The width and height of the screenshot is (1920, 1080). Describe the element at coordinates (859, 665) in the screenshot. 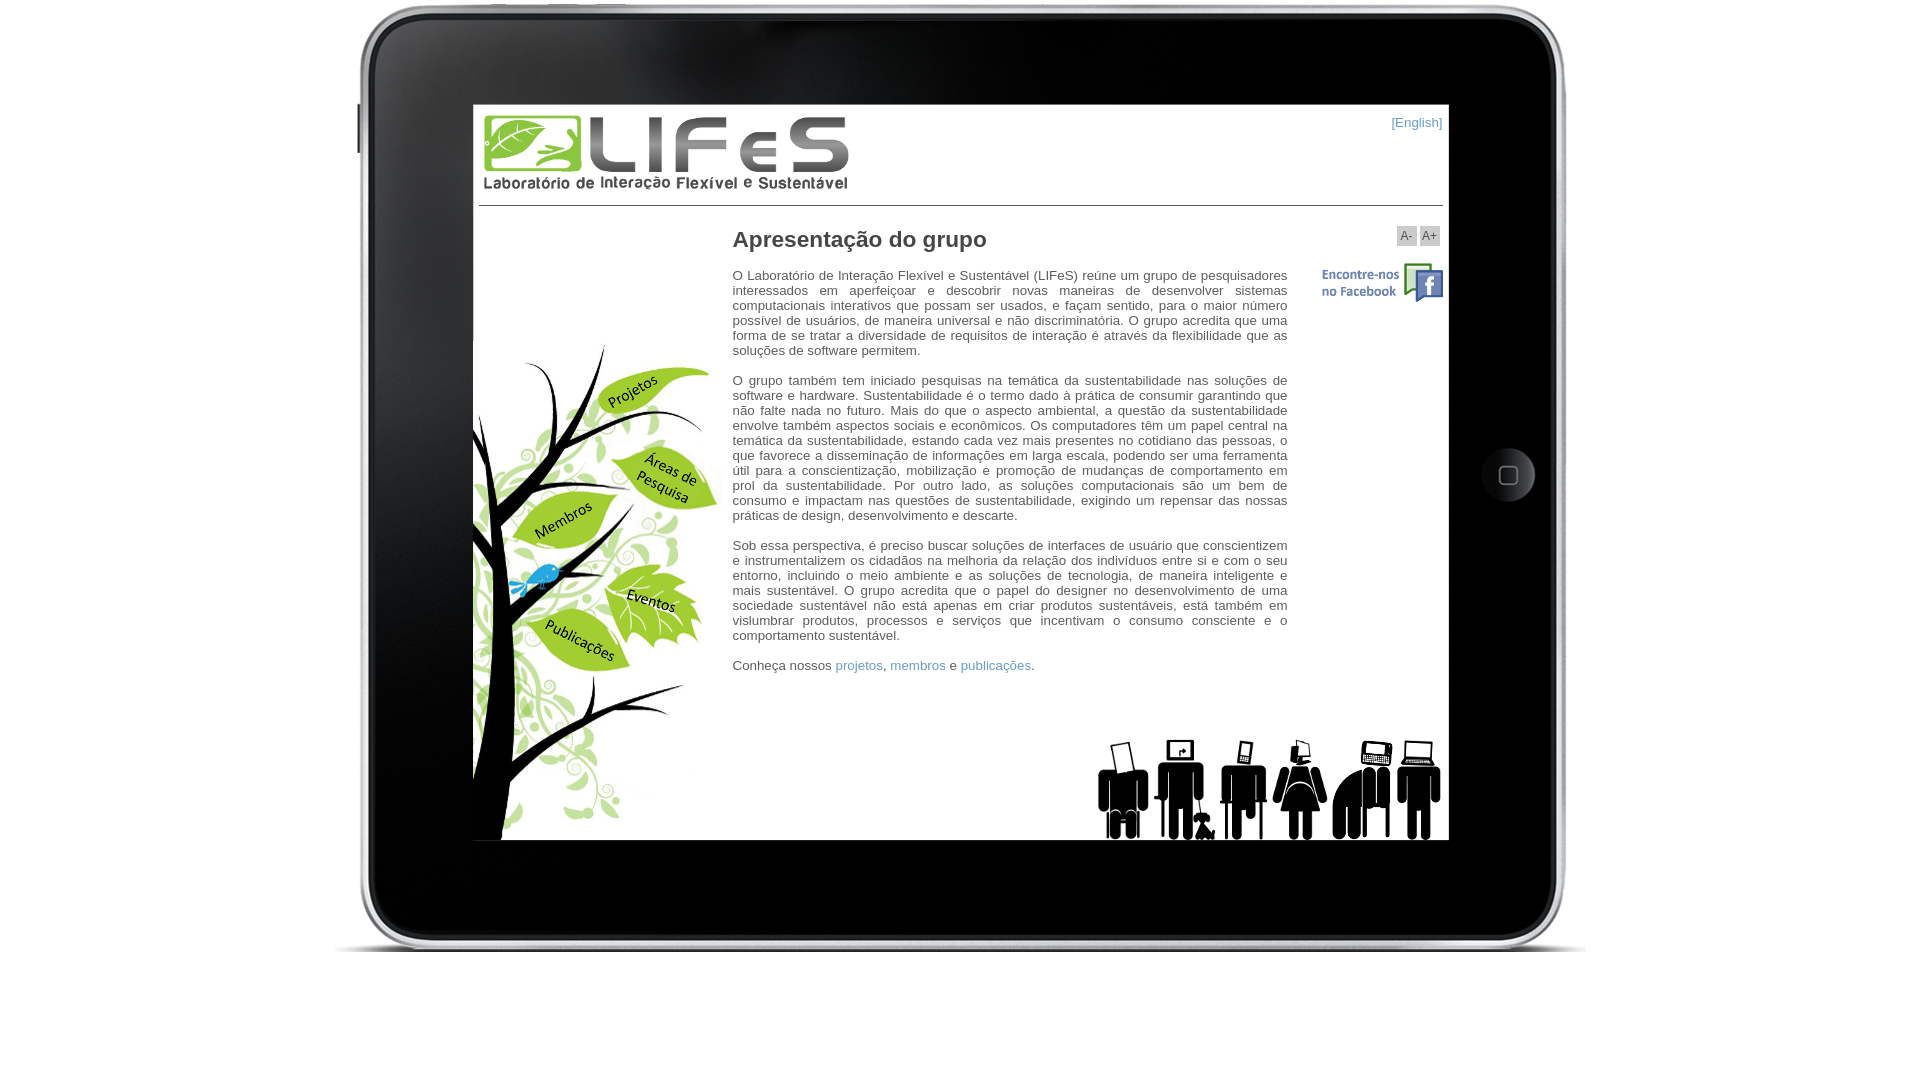

I see `'projetos'` at that location.